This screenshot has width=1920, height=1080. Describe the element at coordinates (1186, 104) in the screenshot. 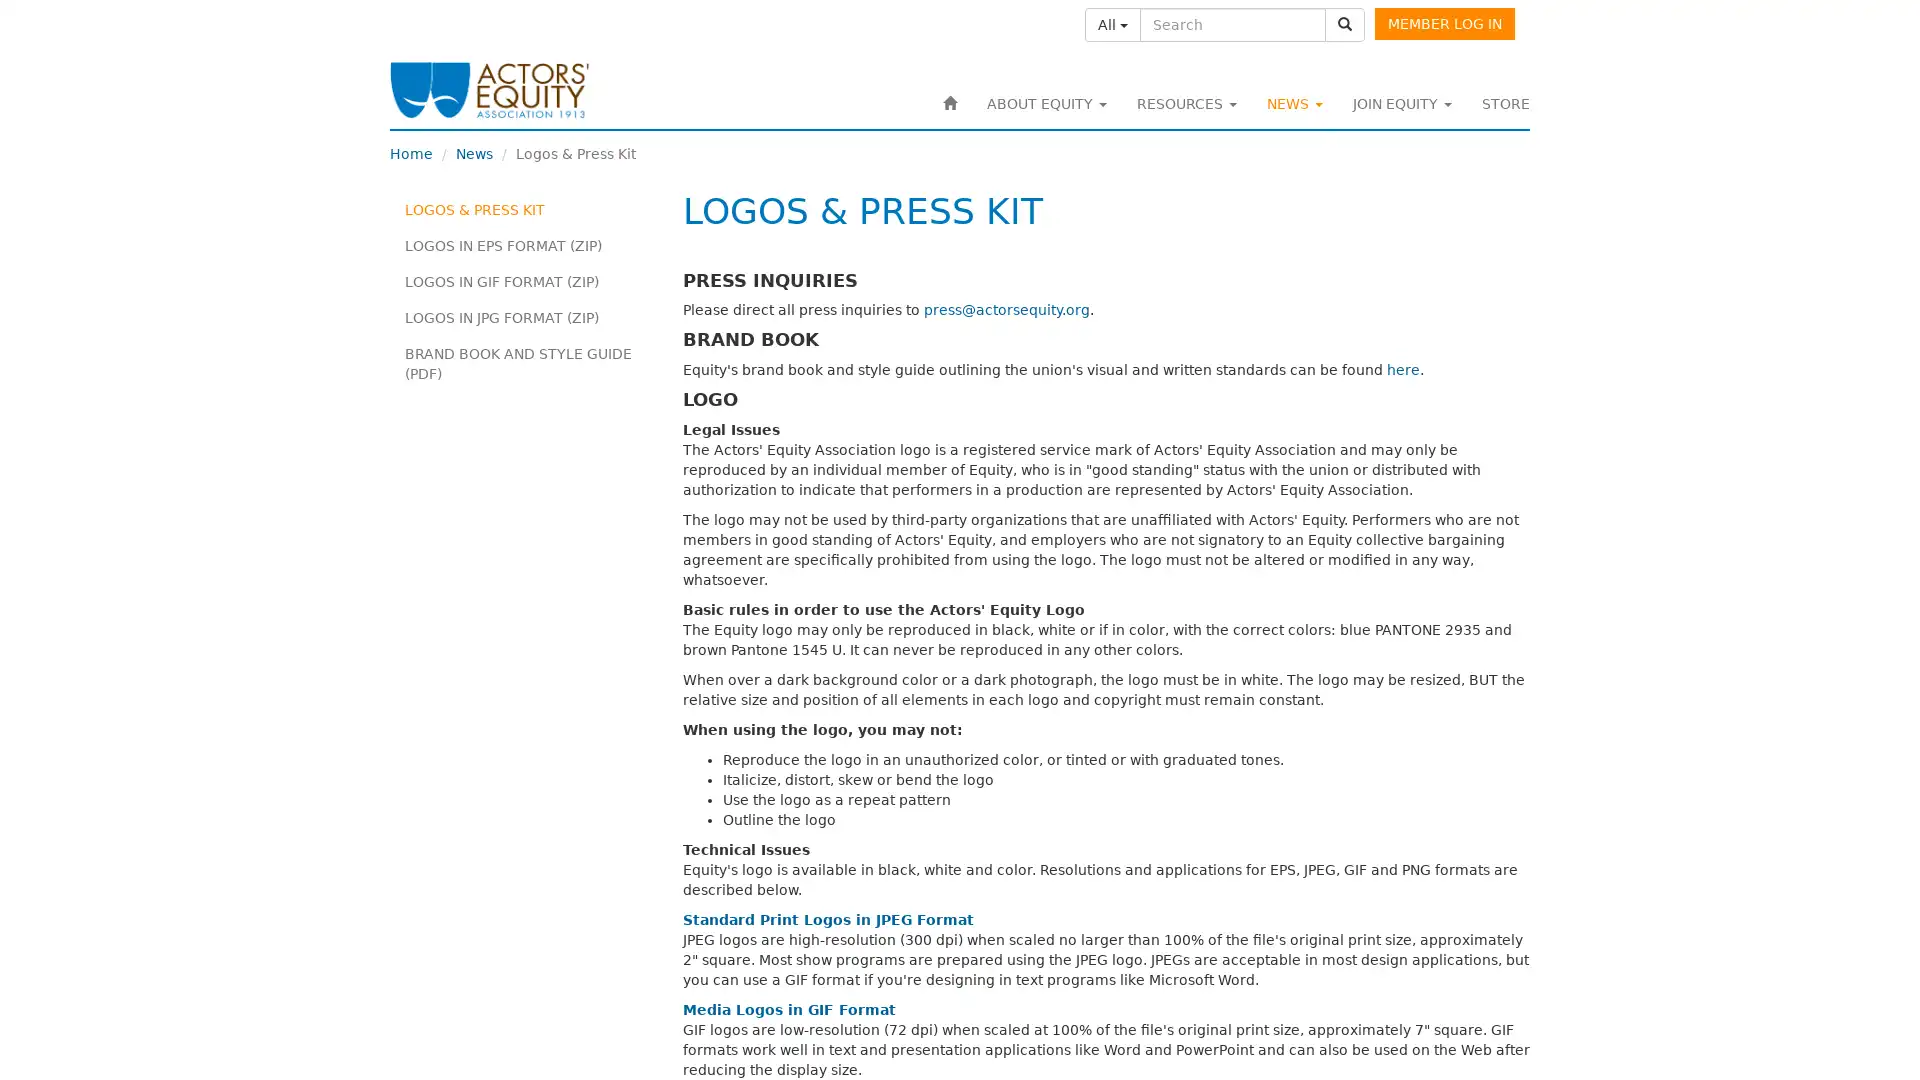

I see `RESOURCES` at that location.